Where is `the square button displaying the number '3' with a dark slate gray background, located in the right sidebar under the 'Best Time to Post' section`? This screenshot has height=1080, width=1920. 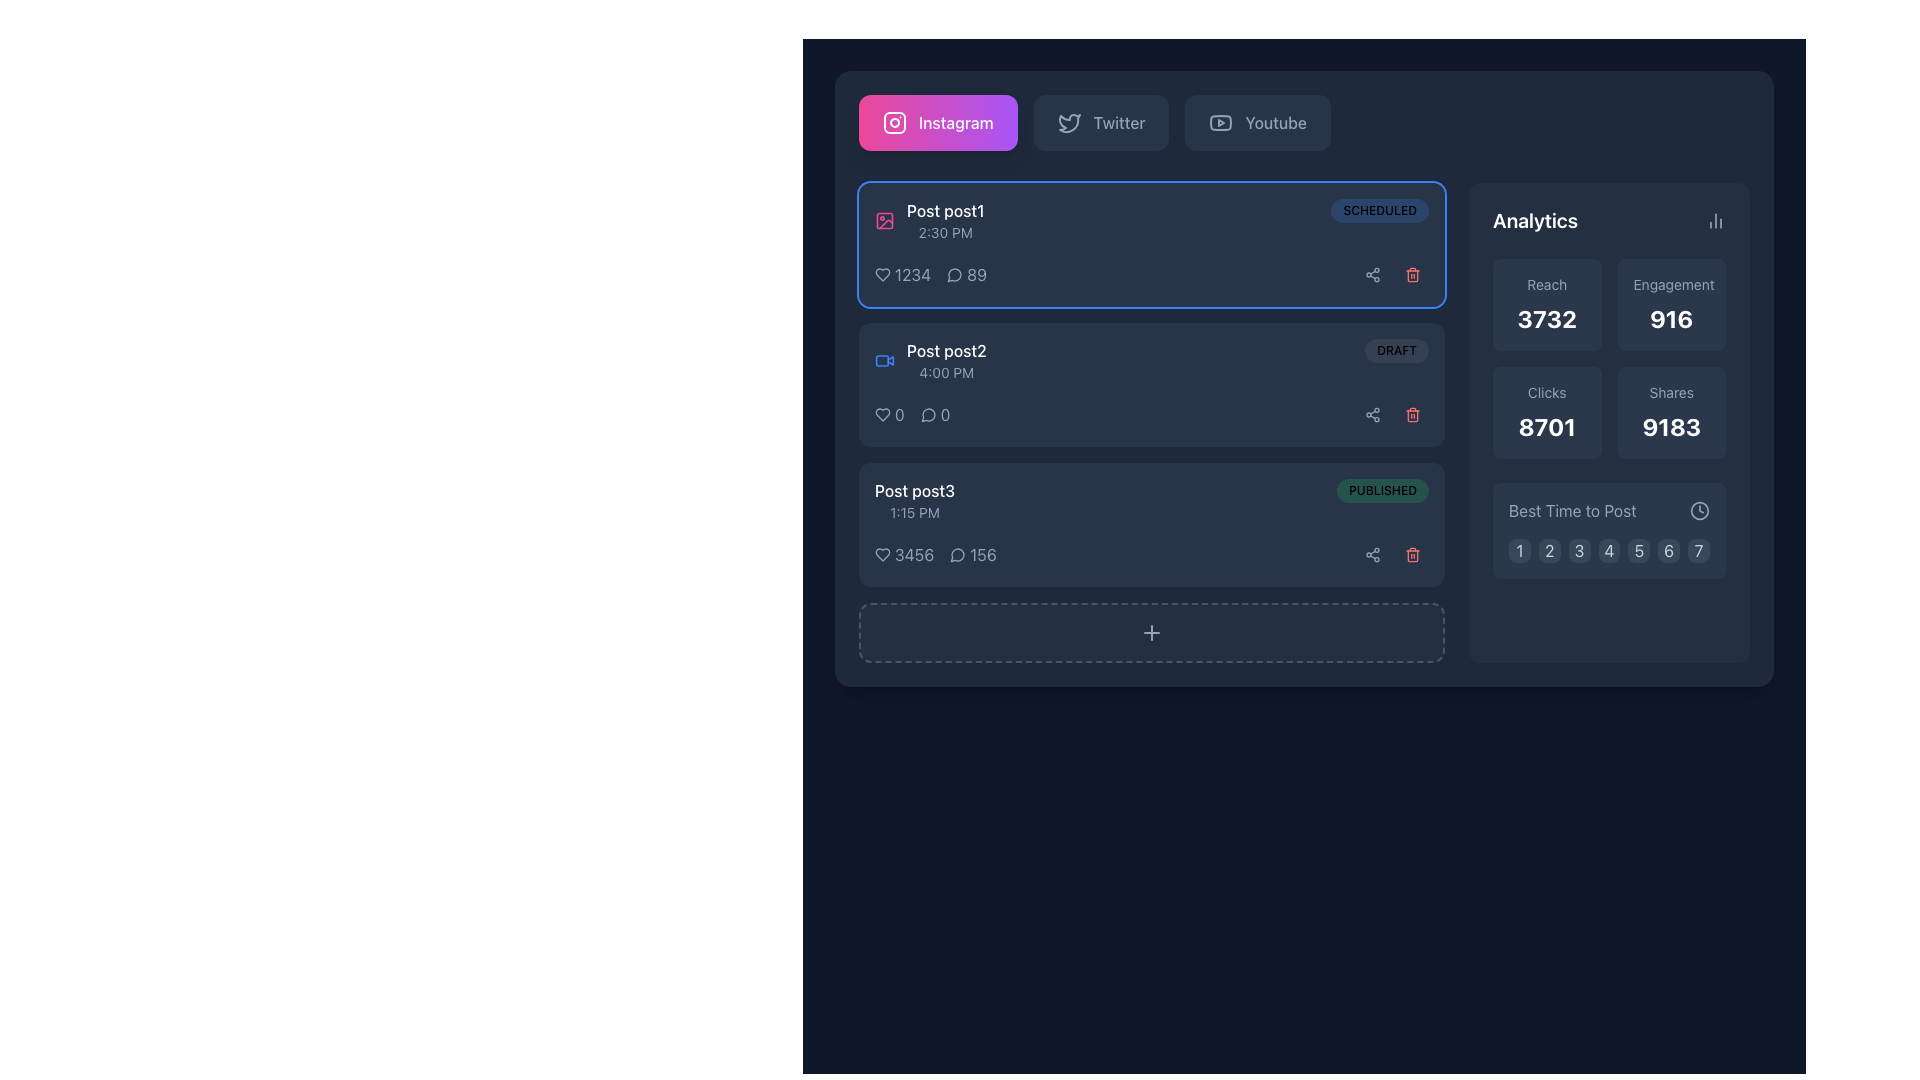 the square button displaying the number '3' with a dark slate gray background, located in the right sidebar under the 'Best Time to Post' section is located at coordinates (1578, 551).